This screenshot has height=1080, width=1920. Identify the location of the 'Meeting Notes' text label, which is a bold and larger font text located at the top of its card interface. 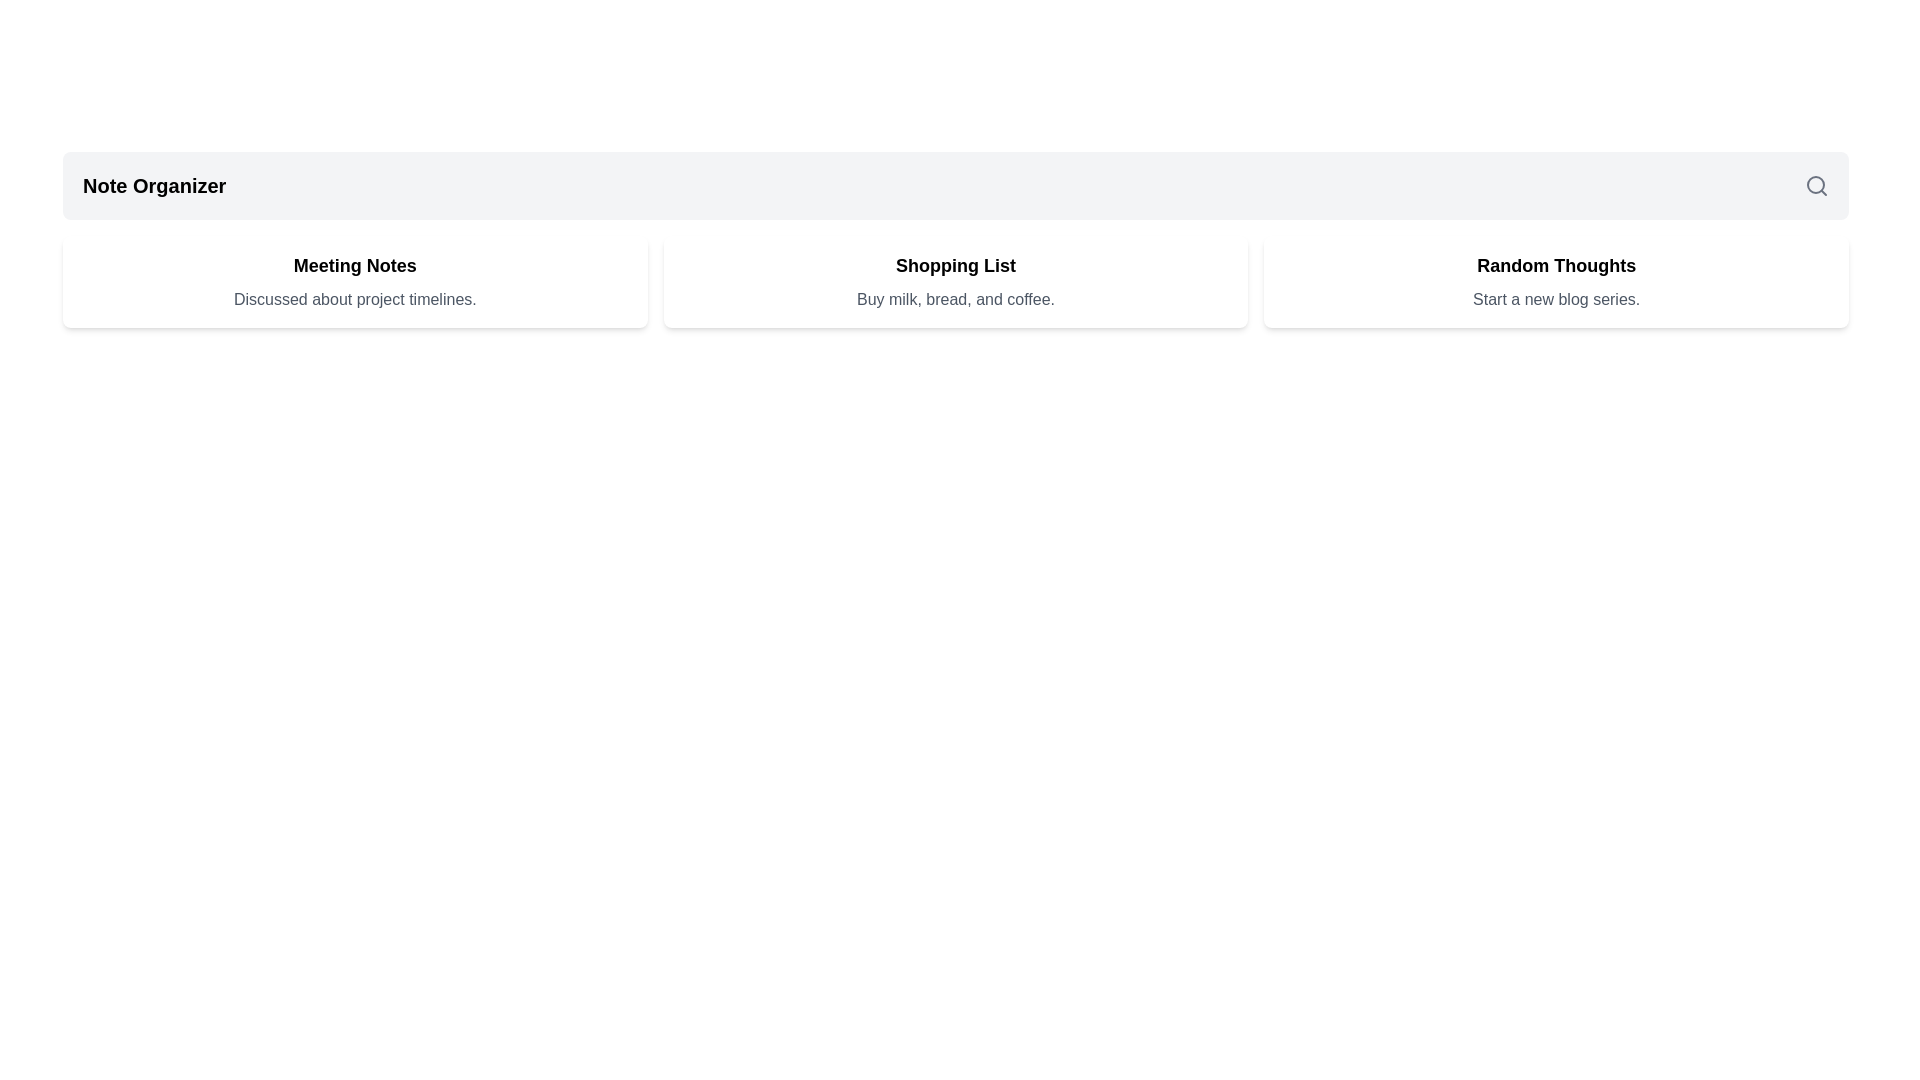
(355, 265).